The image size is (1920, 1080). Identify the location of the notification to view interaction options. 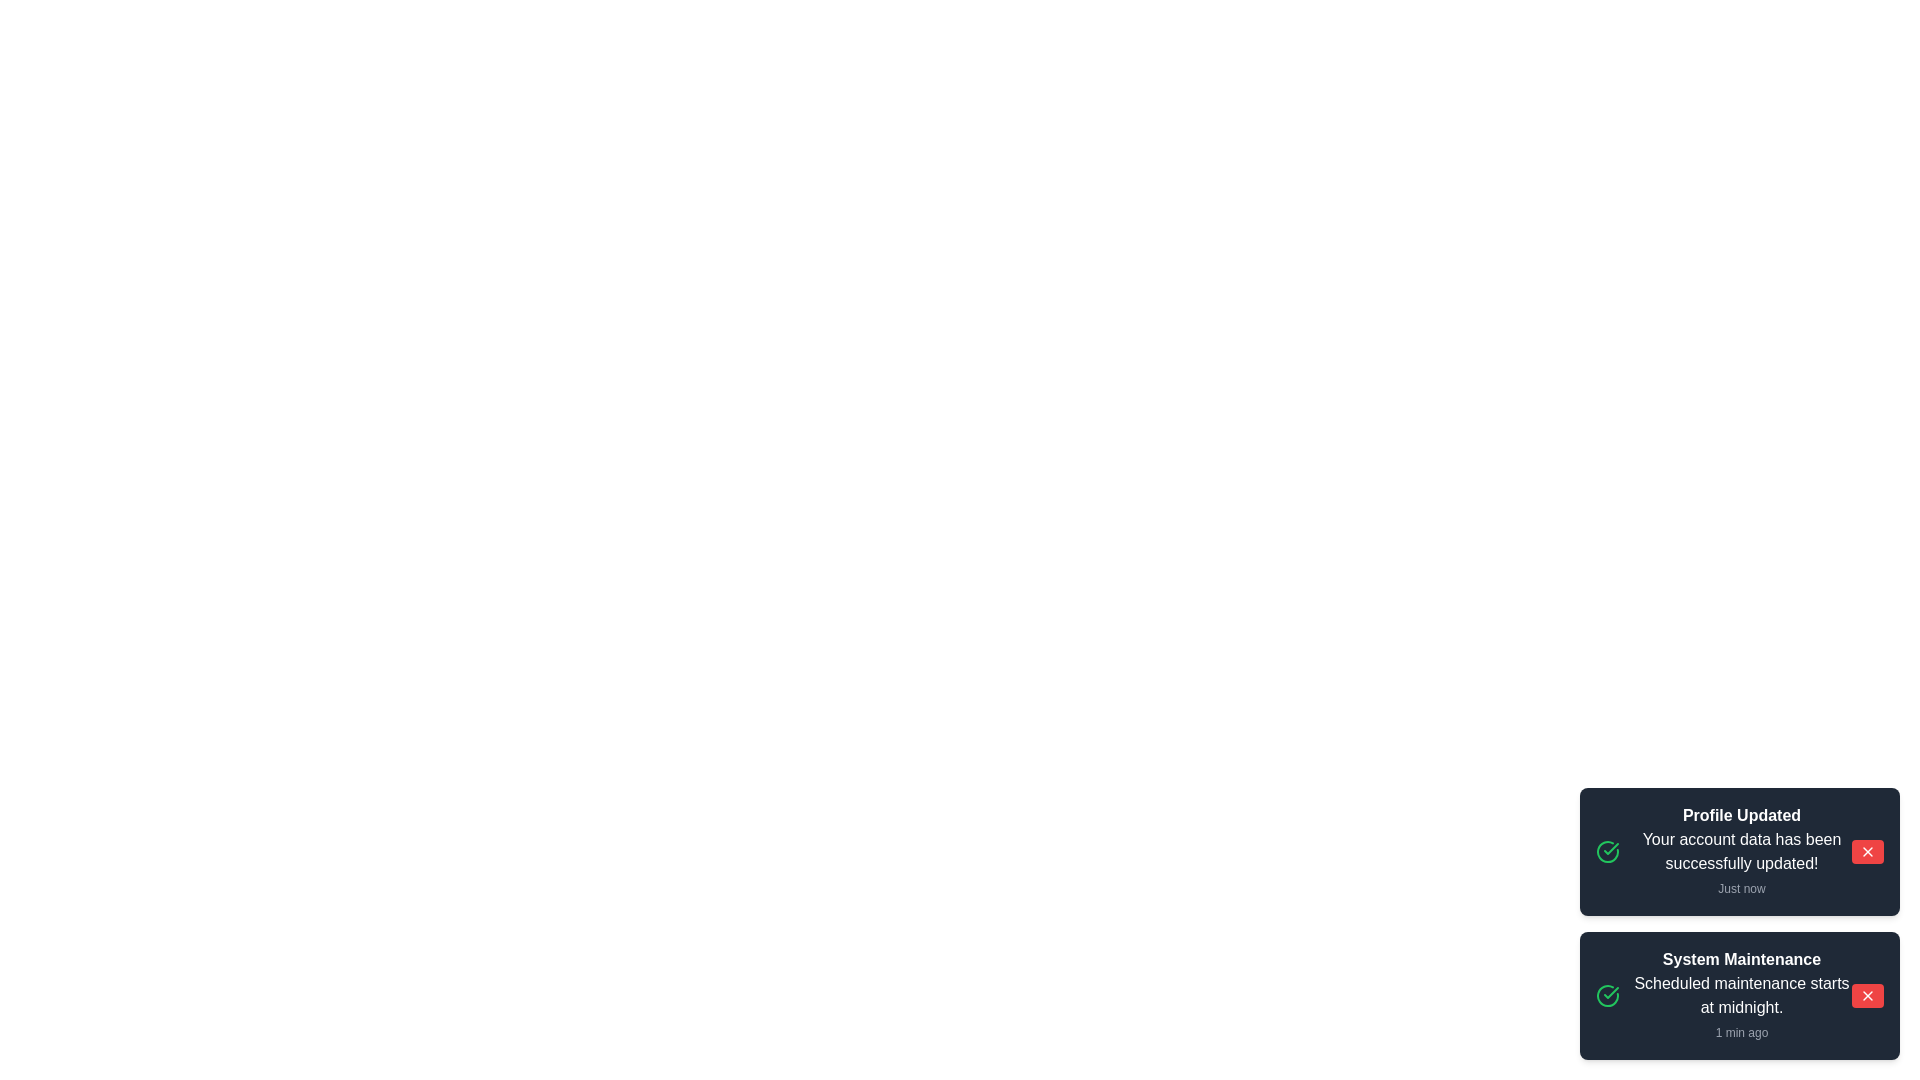
(1738, 852).